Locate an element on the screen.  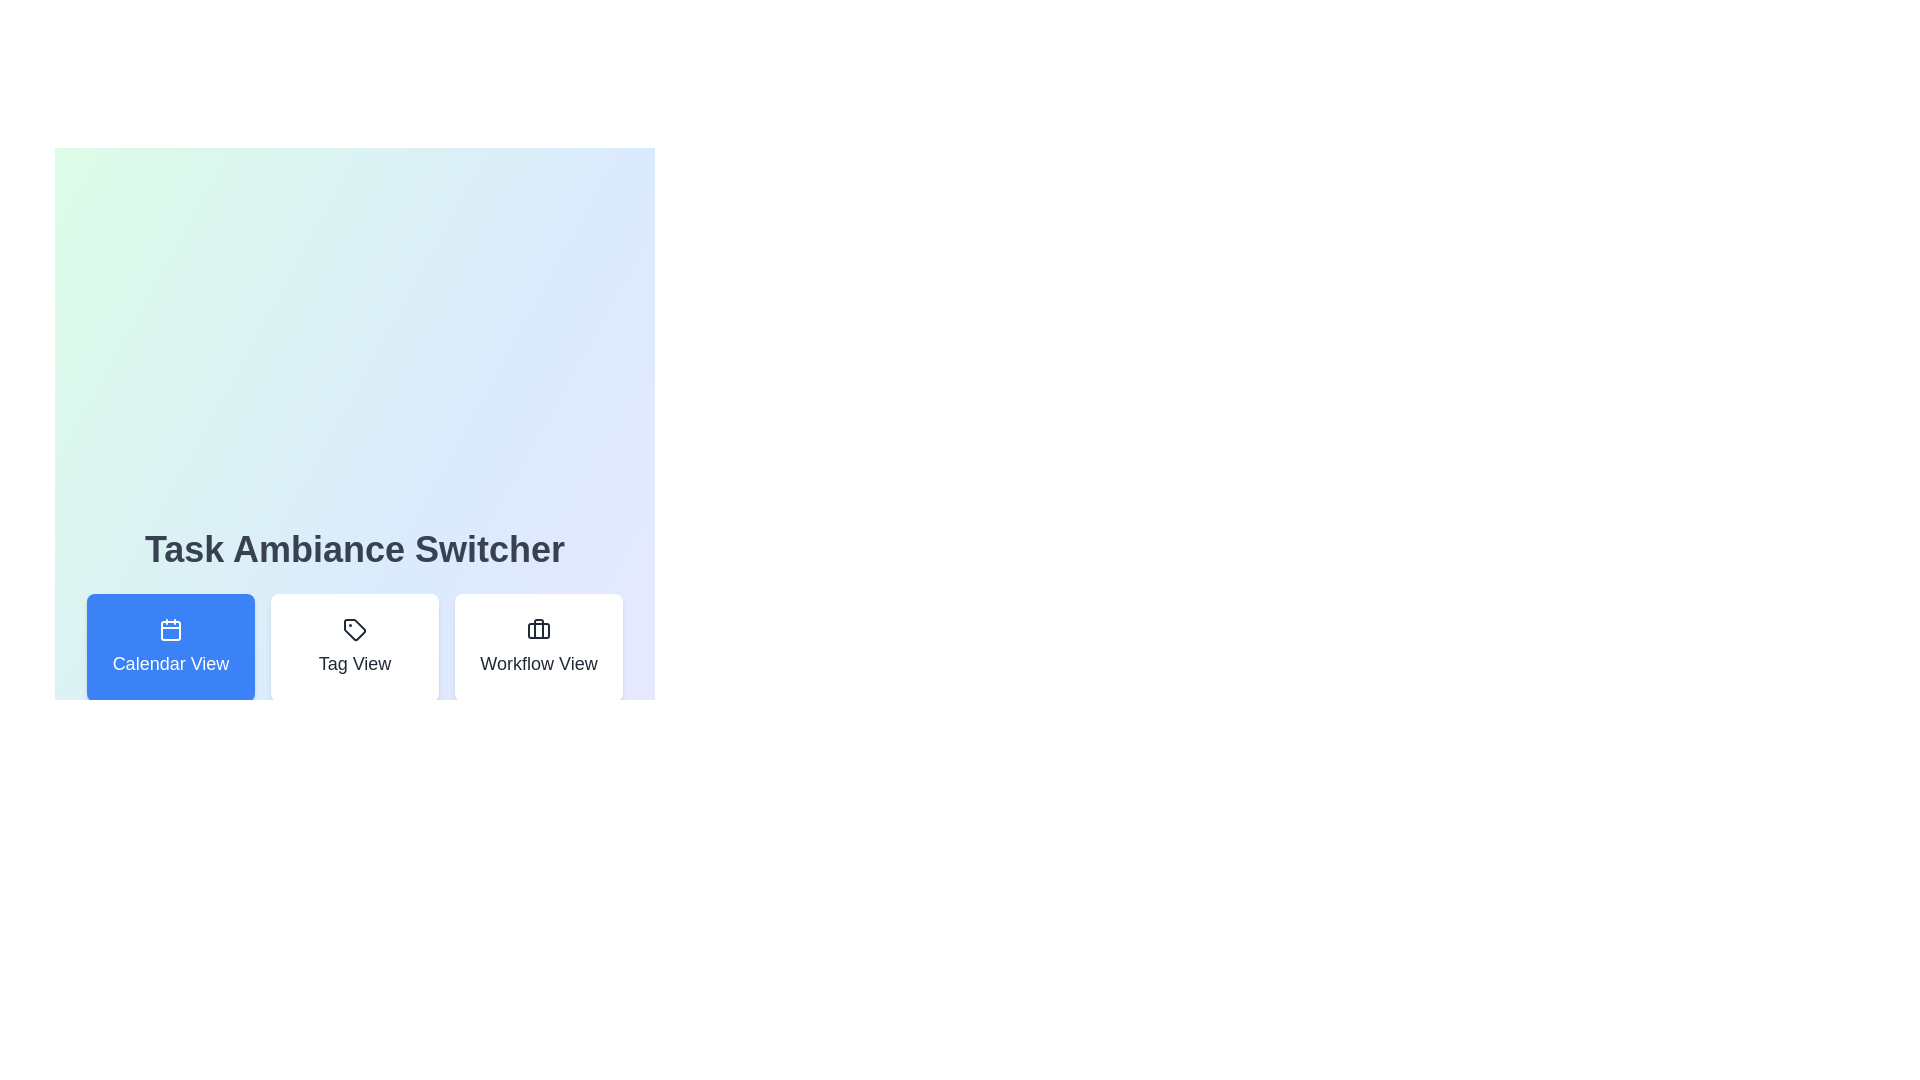
the design details of the rectangular graphical component with rounded corners located within the 'Calendar View' button in the Task Ambiance Switcher is located at coordinates (171, 631).